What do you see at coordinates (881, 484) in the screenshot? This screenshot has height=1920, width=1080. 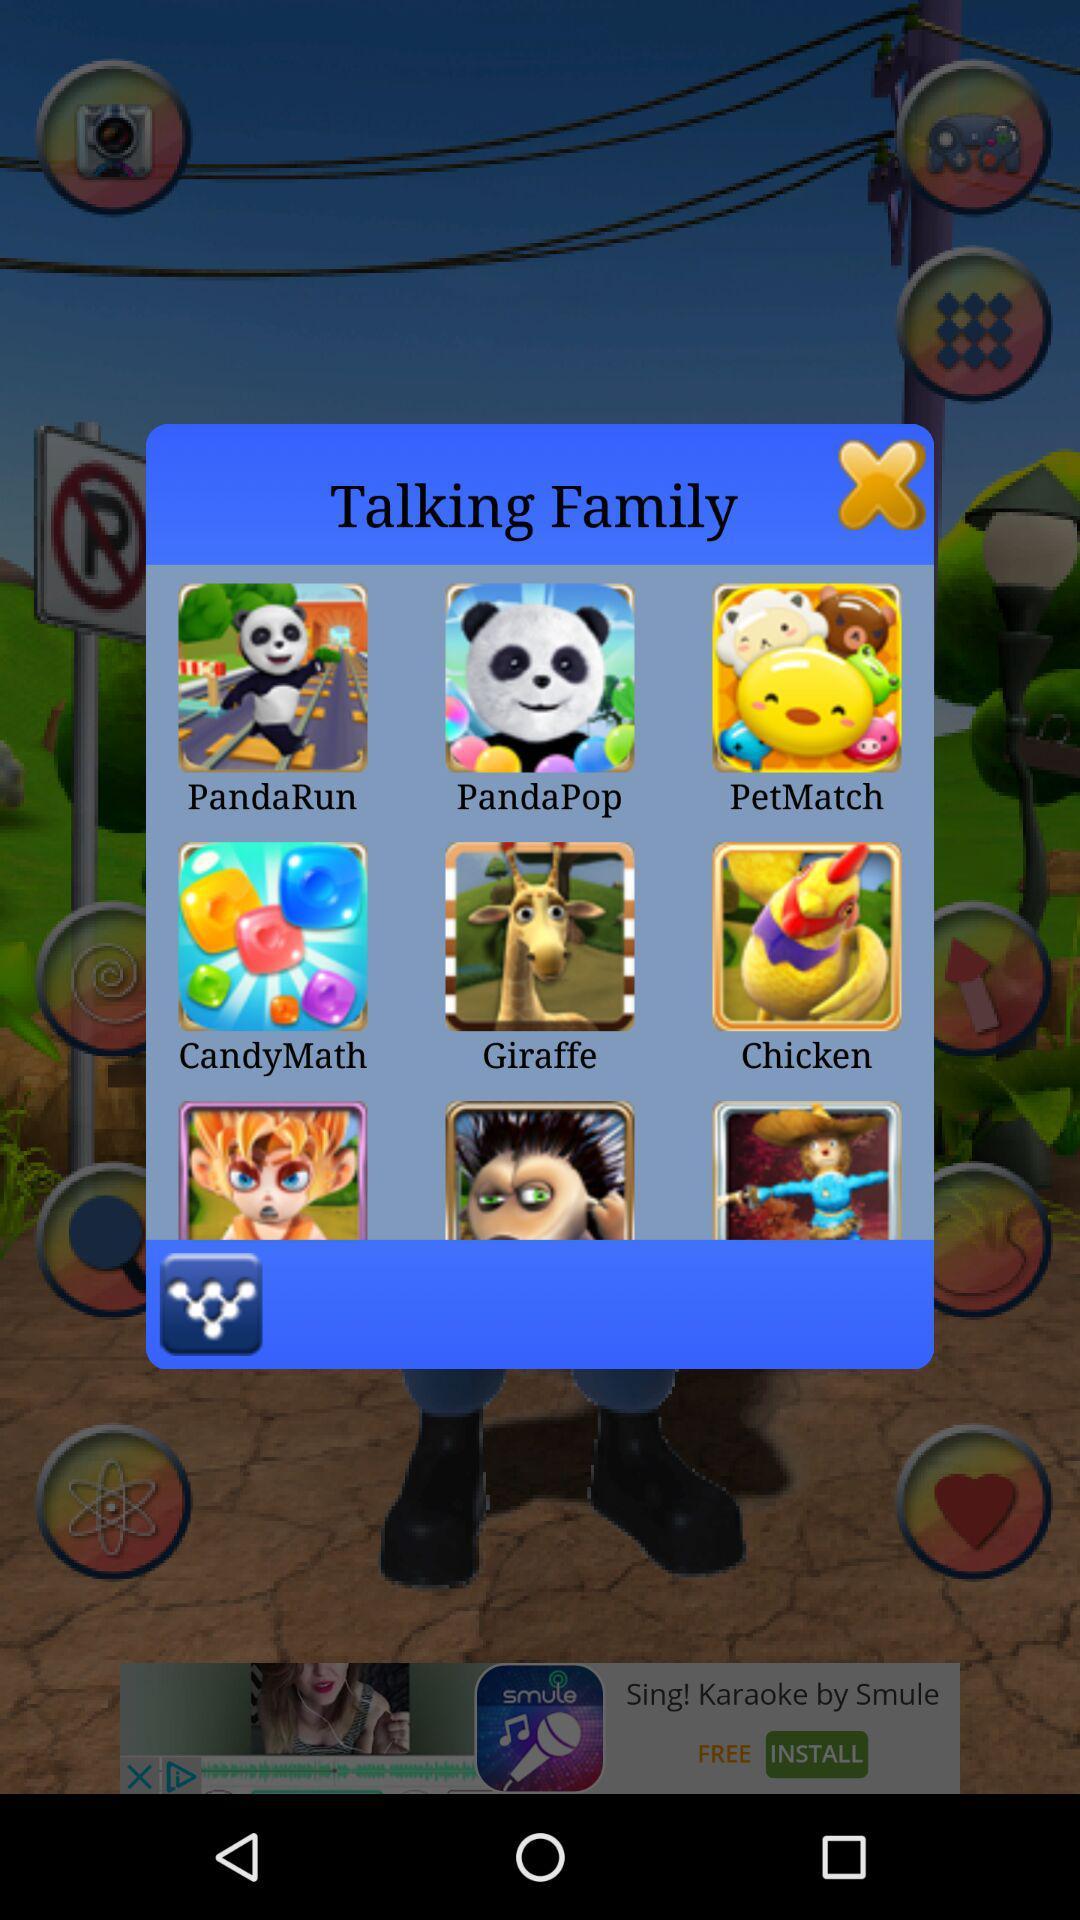 I see `icon at the top right corner` at bounding box center [881, 484].